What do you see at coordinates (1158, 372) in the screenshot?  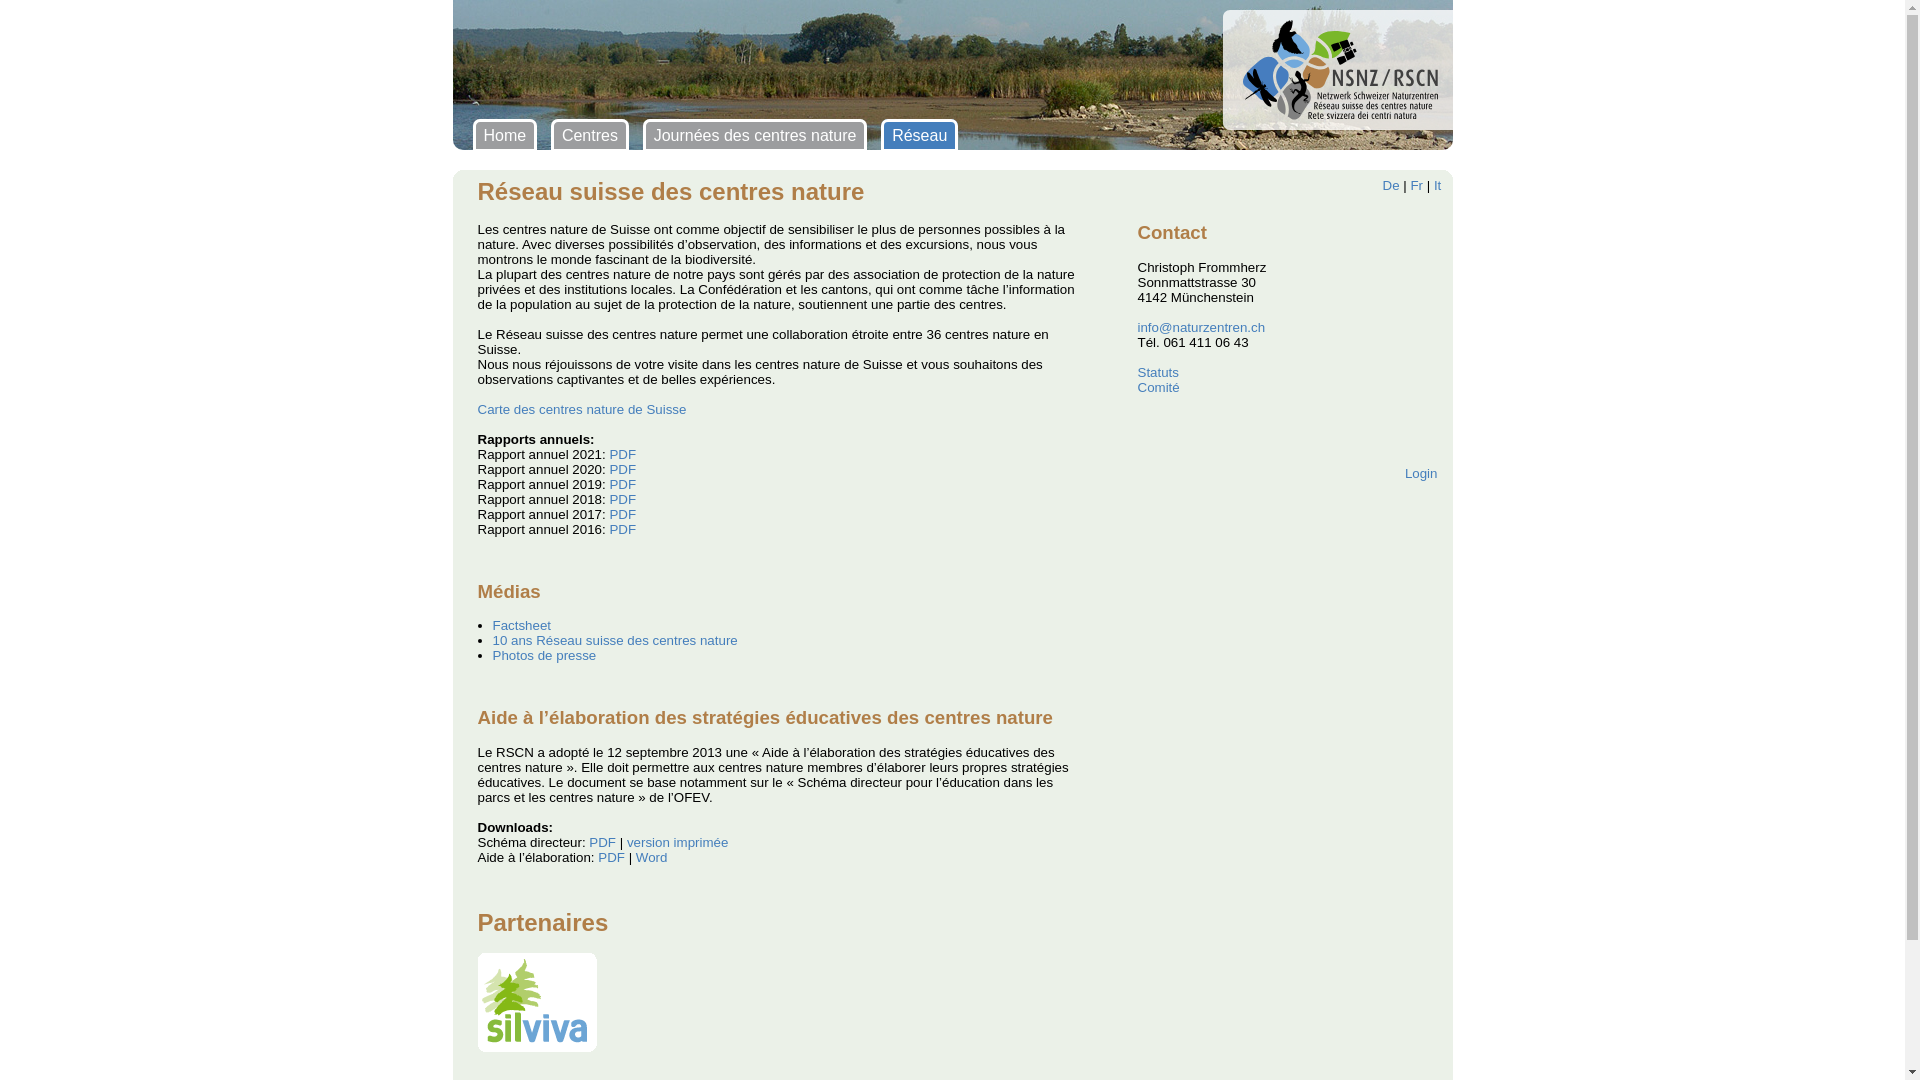 I see `'Statuts'` at bounding box center [1158, 372].